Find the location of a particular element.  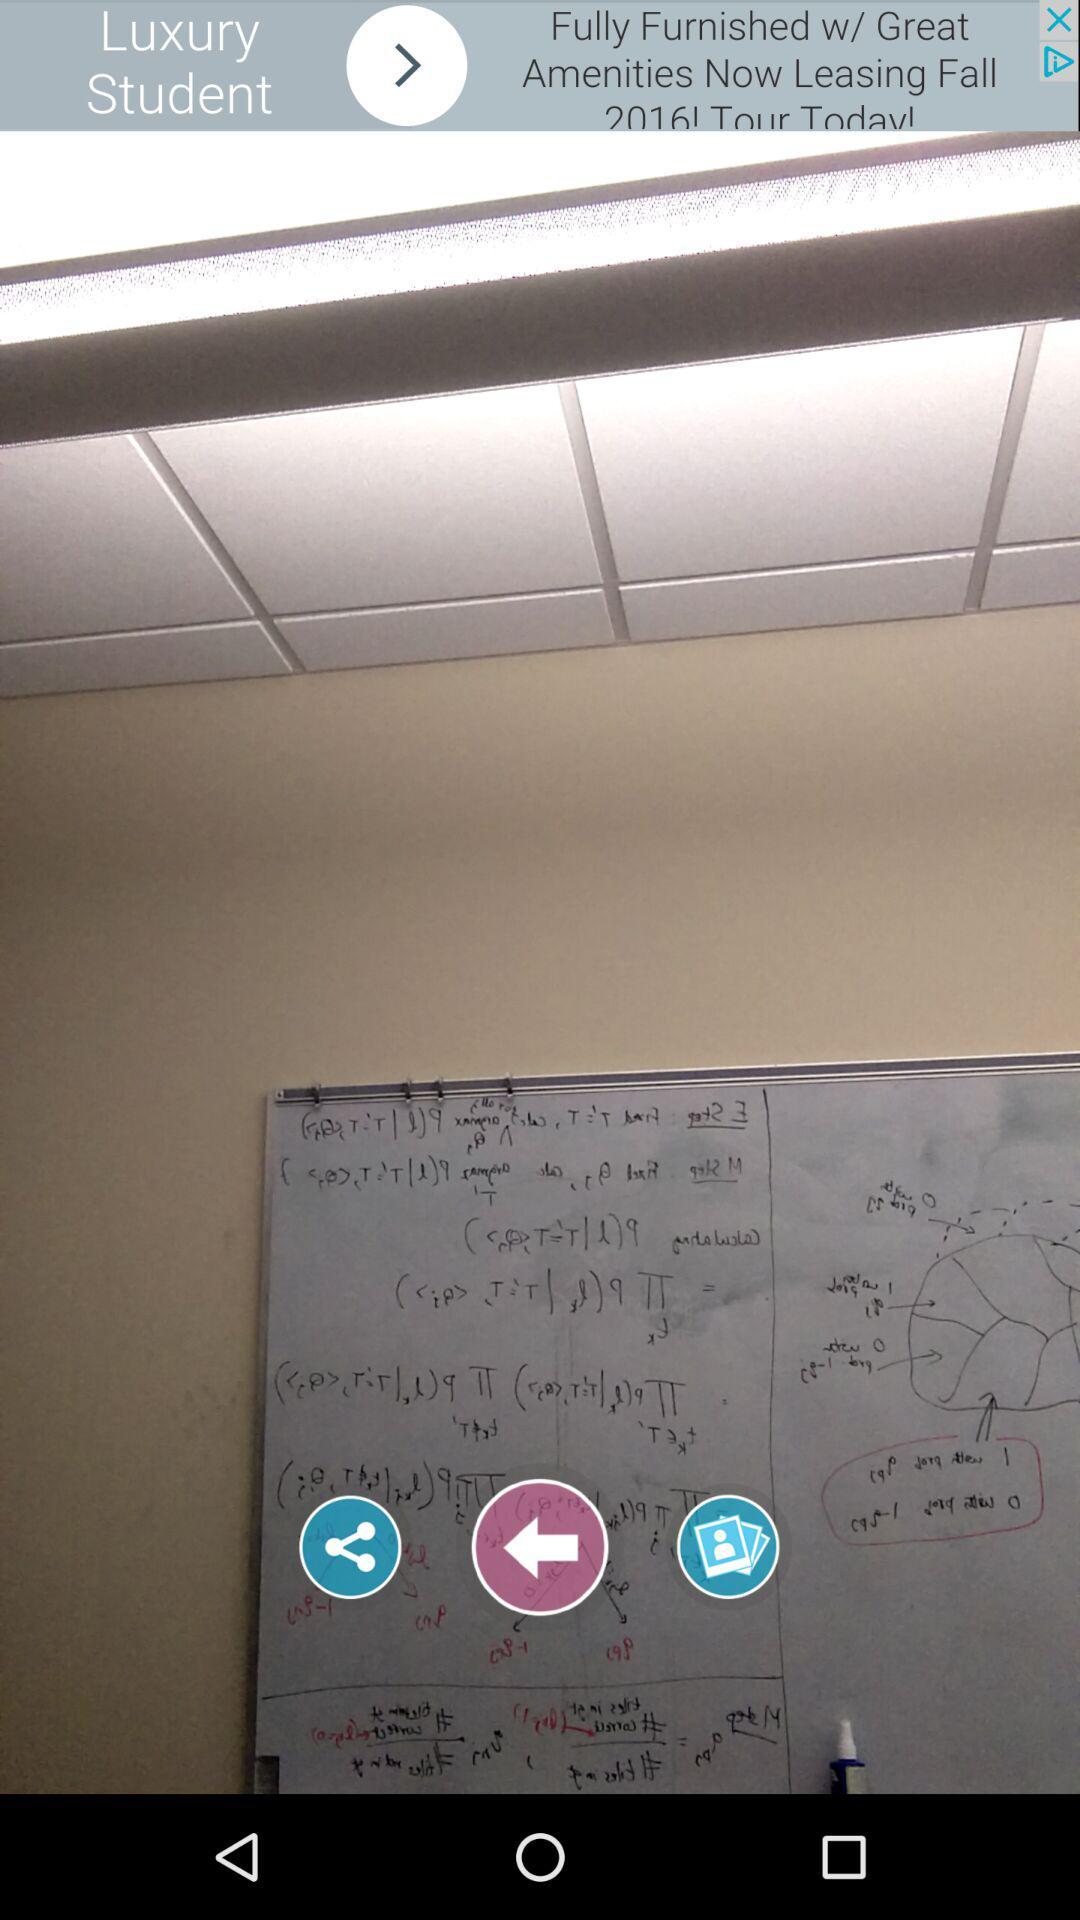

go back is located at coordinates (540, 1546).